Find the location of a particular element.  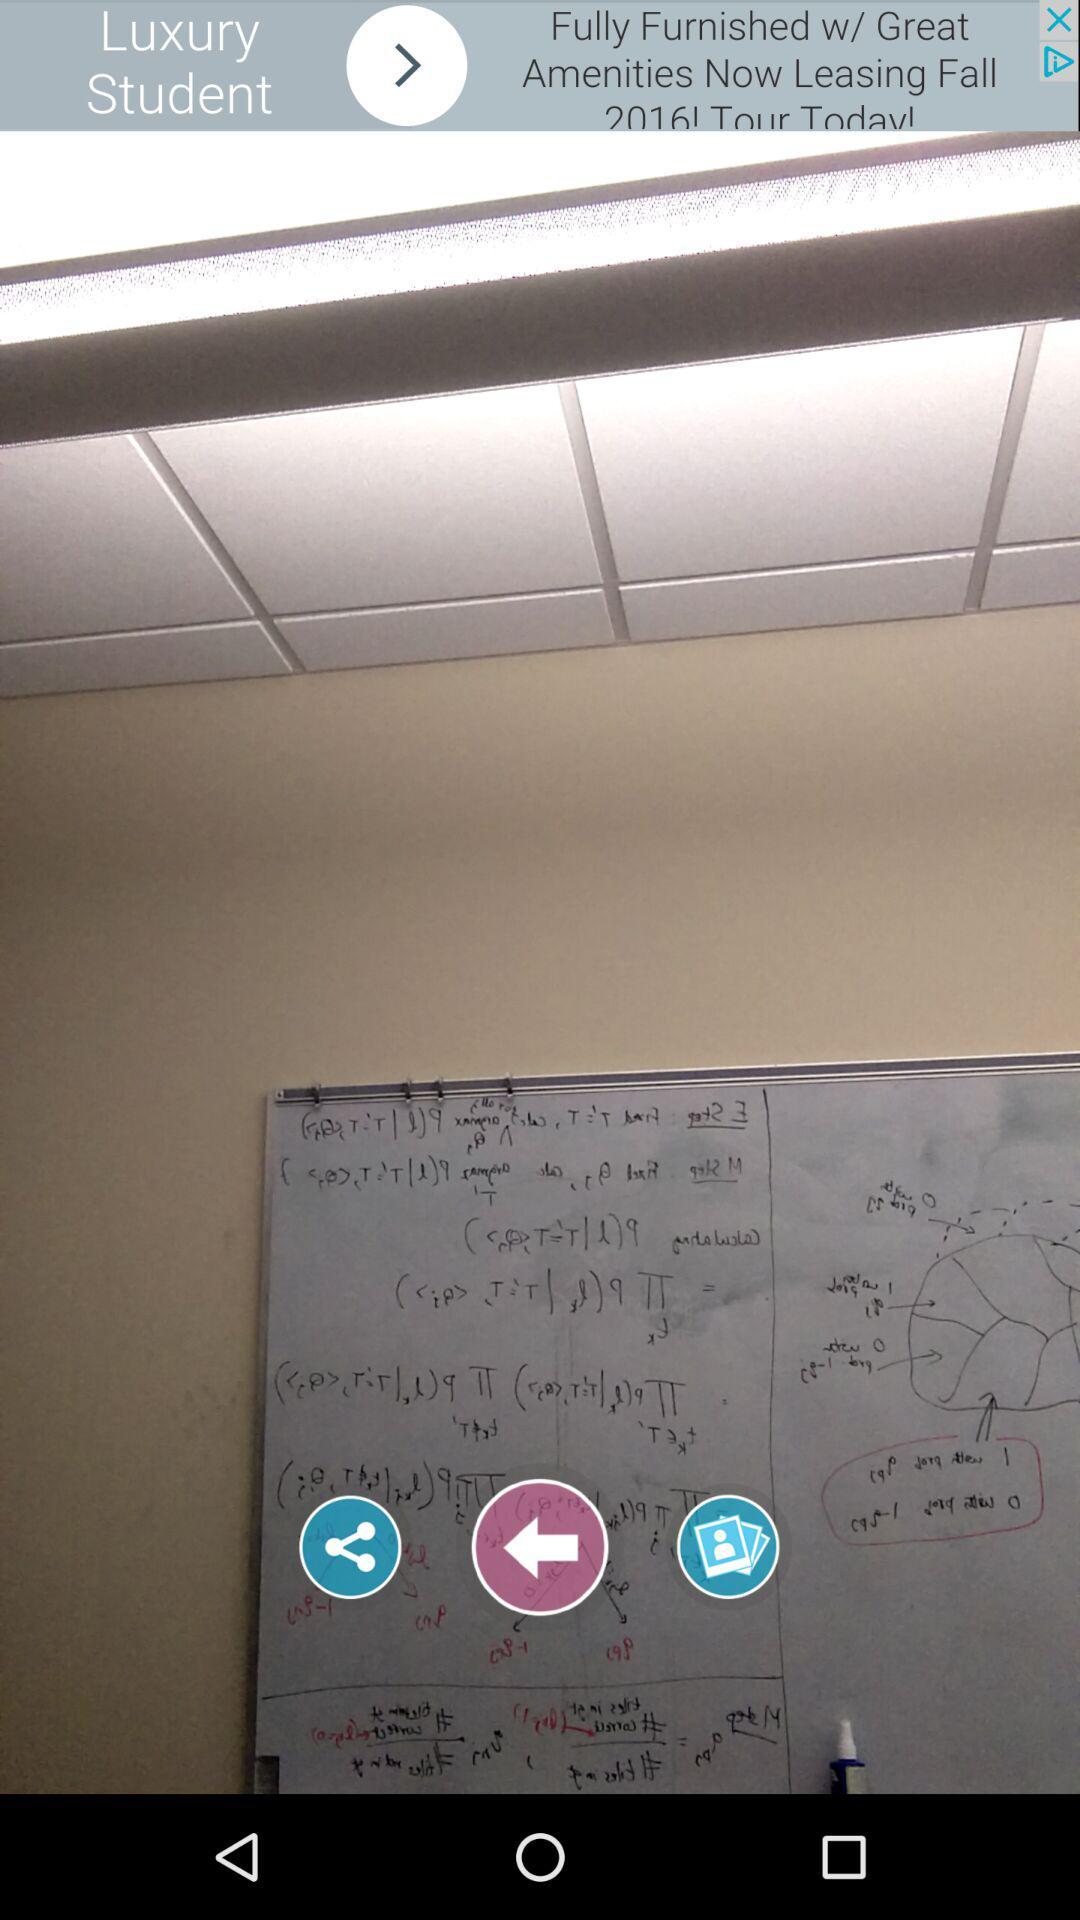

go back is located at coordinates (540, 1546).